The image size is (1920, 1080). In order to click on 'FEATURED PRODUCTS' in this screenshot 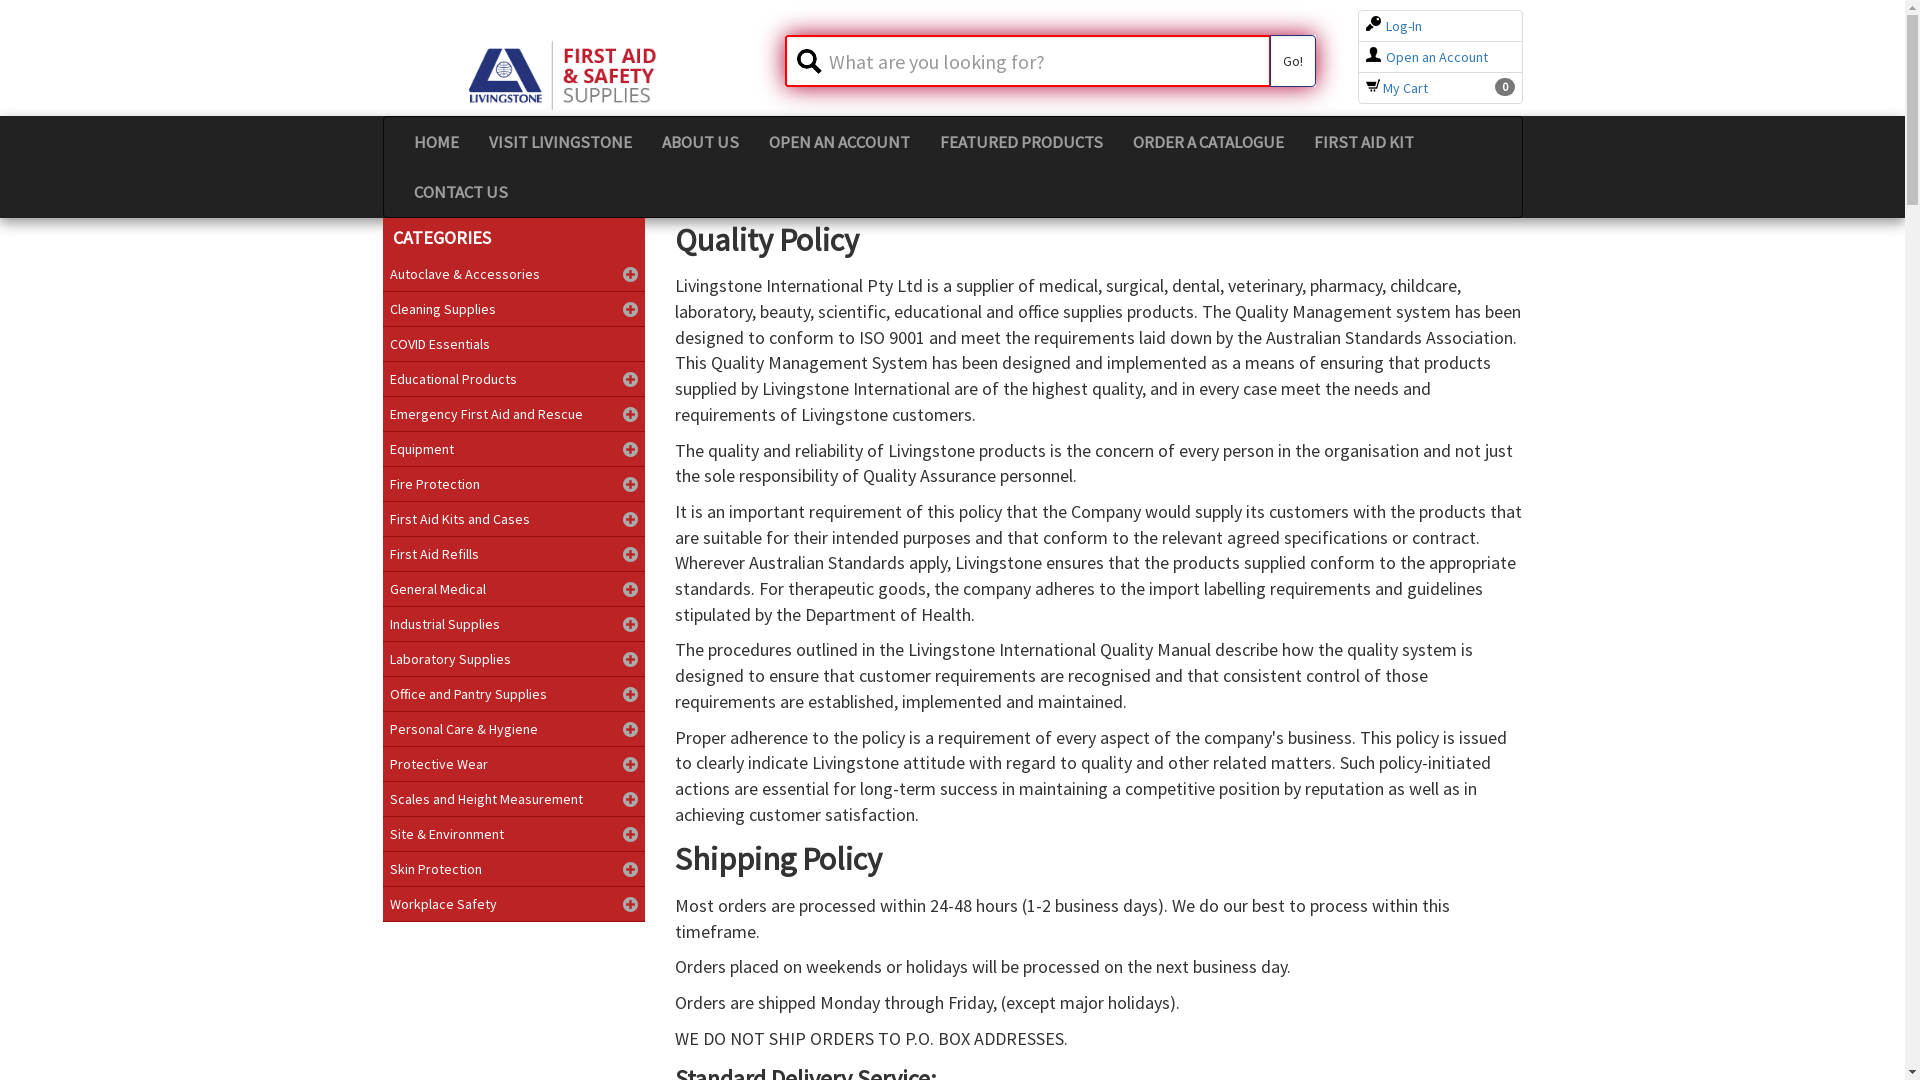, I will do `click(1020, 141)`.